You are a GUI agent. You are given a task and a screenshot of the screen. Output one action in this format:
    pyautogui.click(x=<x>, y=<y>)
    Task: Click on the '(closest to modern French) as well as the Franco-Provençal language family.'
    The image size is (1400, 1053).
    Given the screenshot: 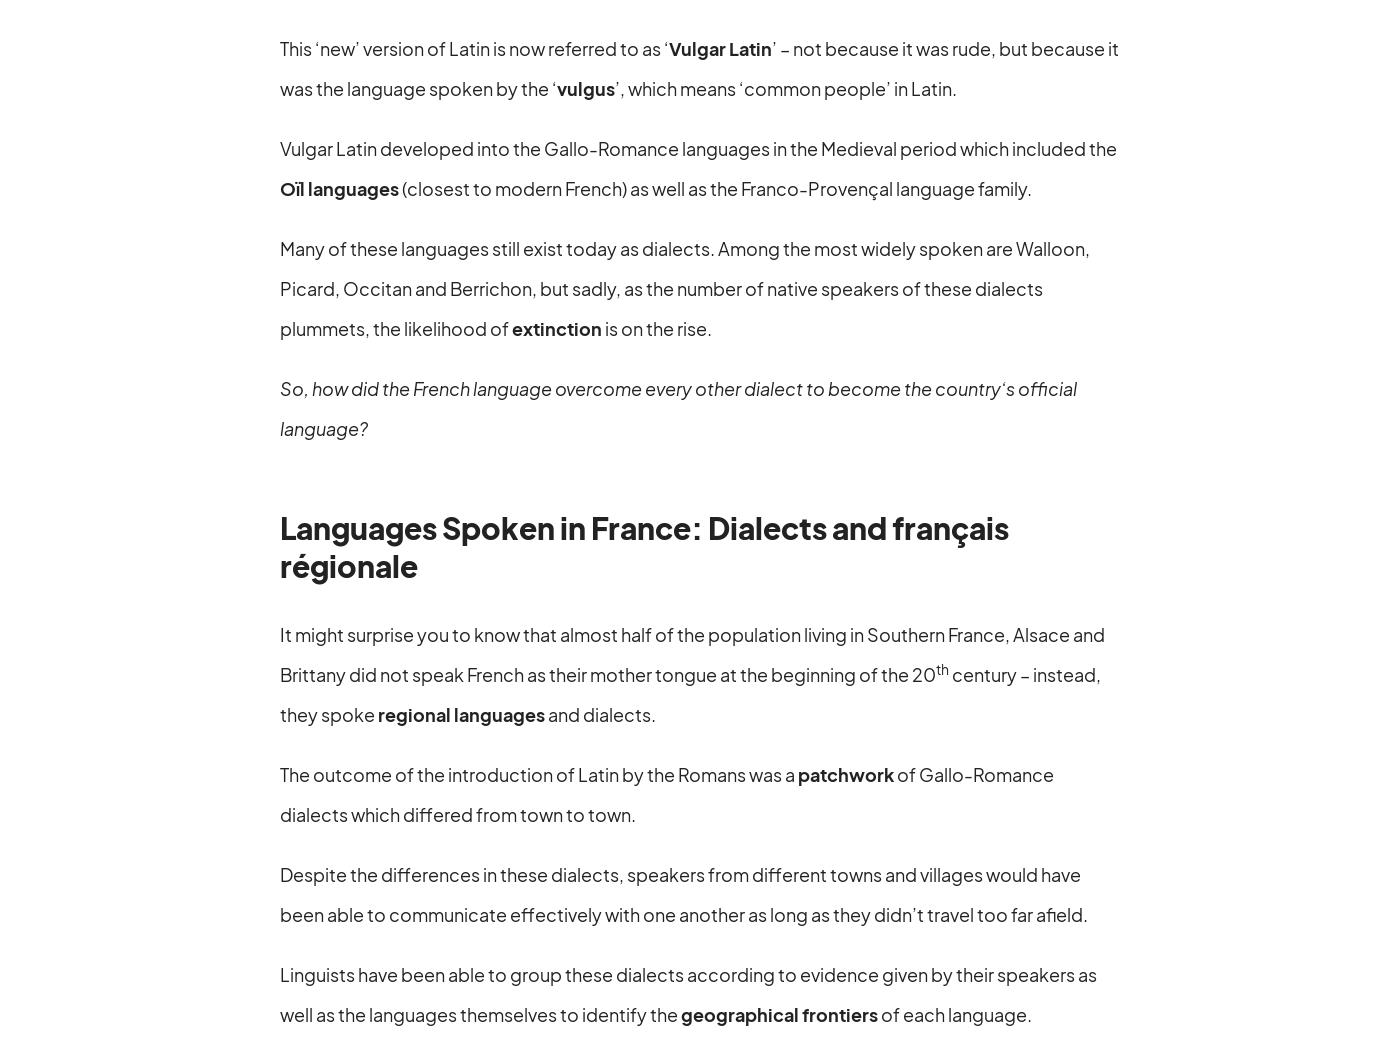 What is the action you would take?
    pyautogui.click(x=715, y=186)
    